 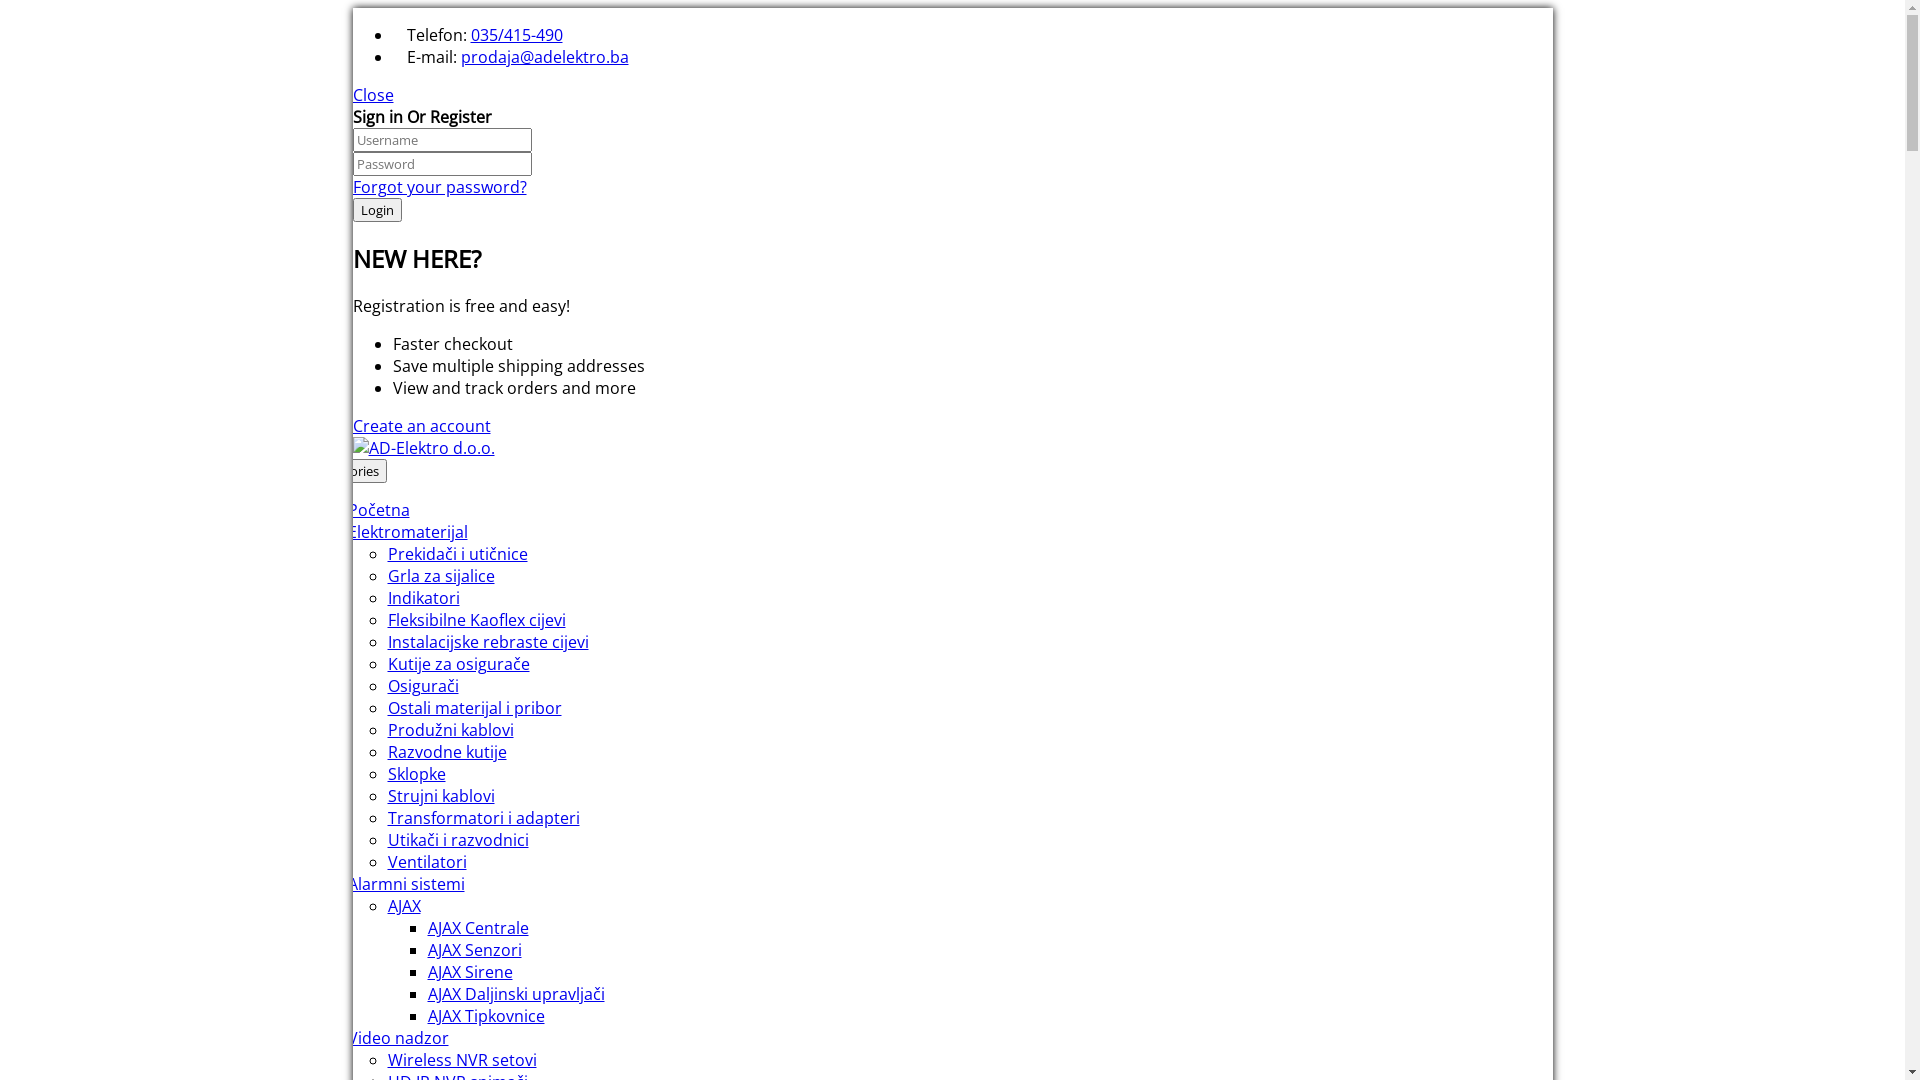 I want to click on 'Grla za sijalice', so click(x=440, y=575).